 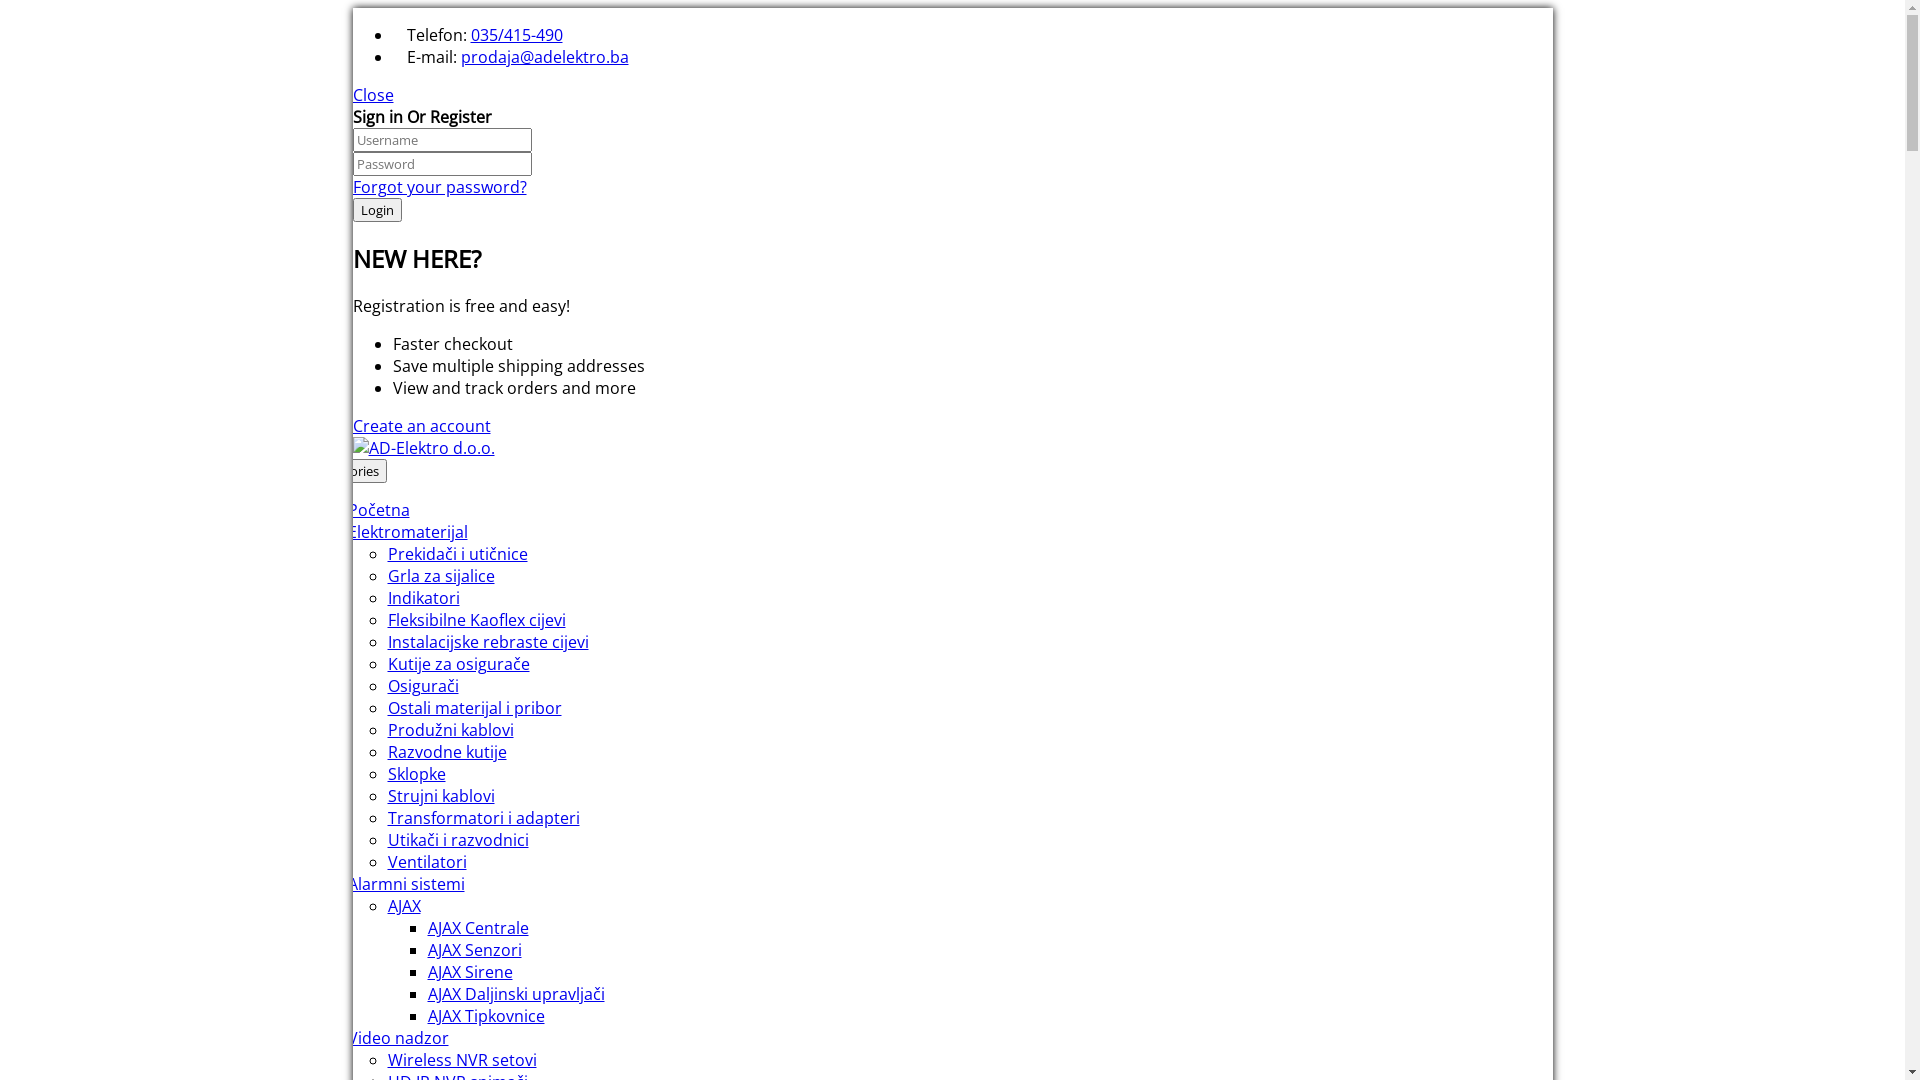 I want to click on 'Grla za sijalice', so click(x=440, y=575).